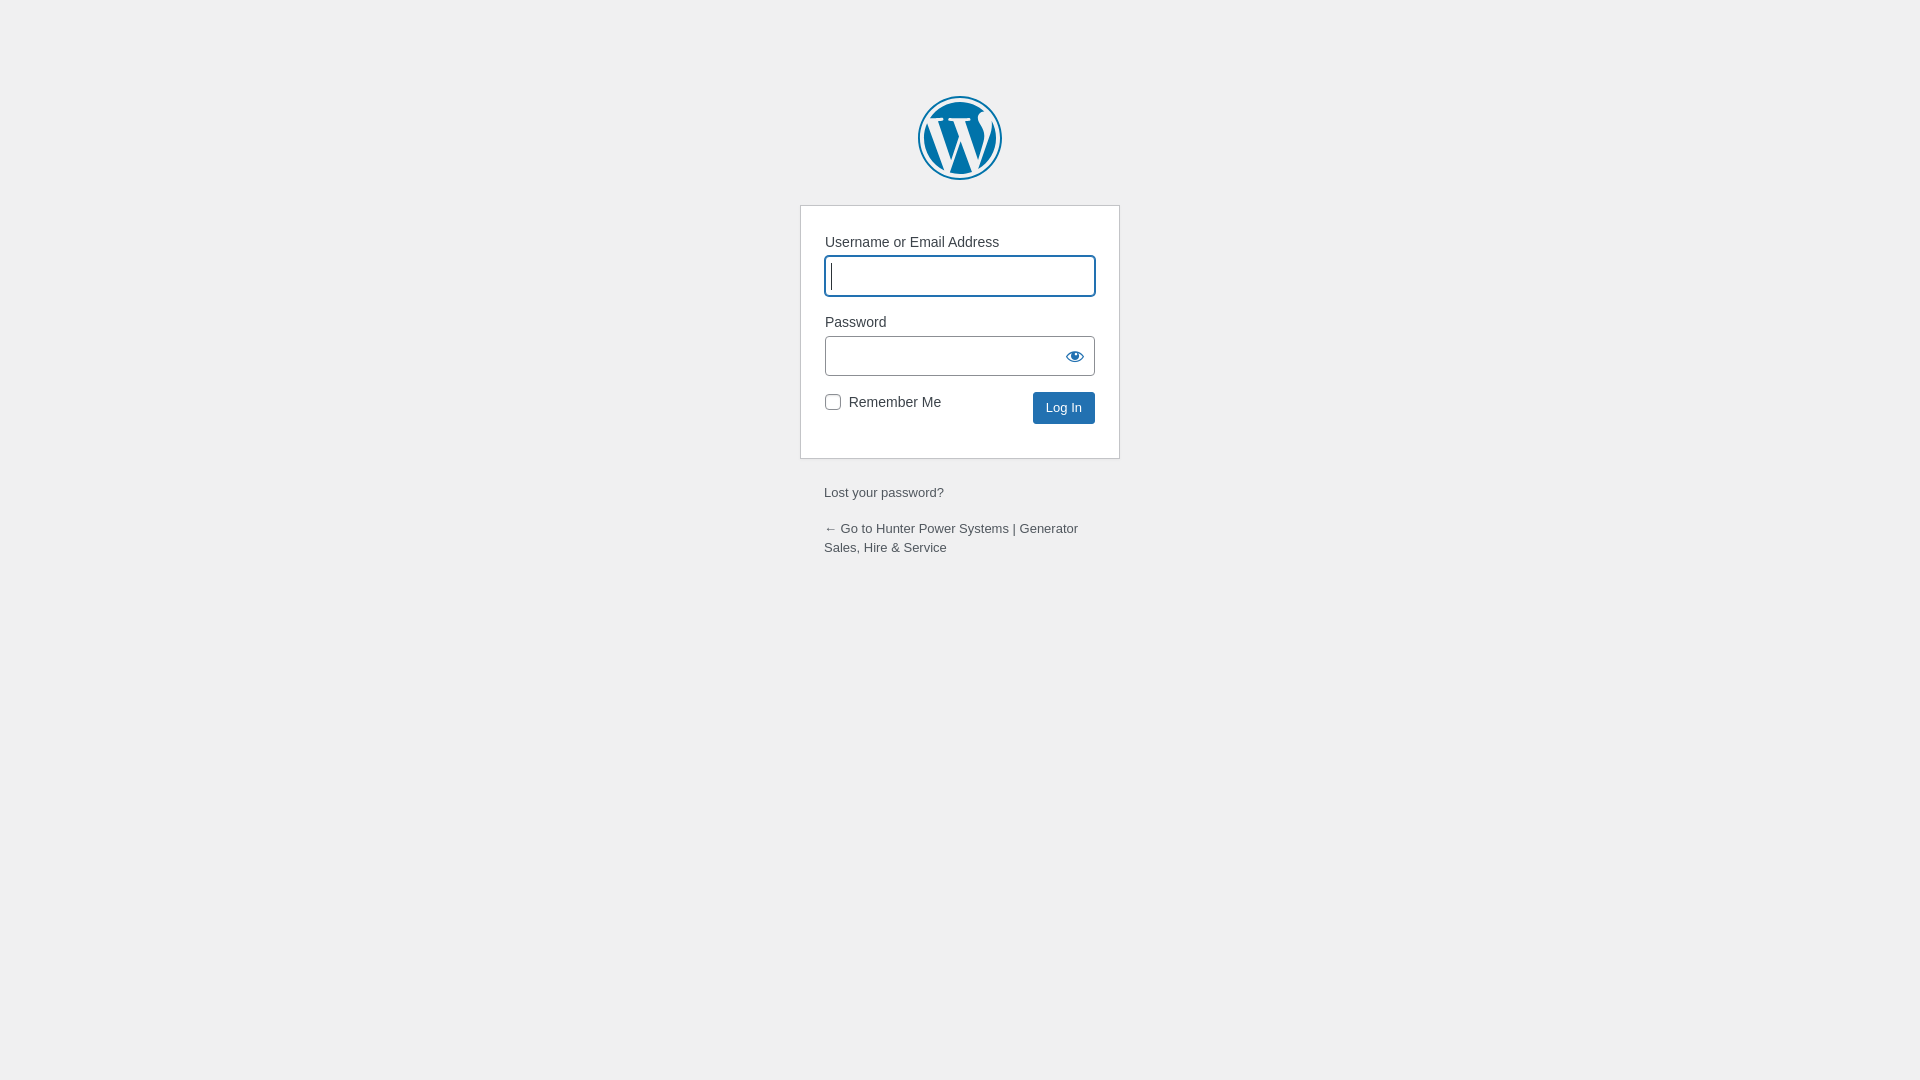 This screenshot has width=1920, height=1080. I want to click on 'Powered by WordPress', so click(960, 137).